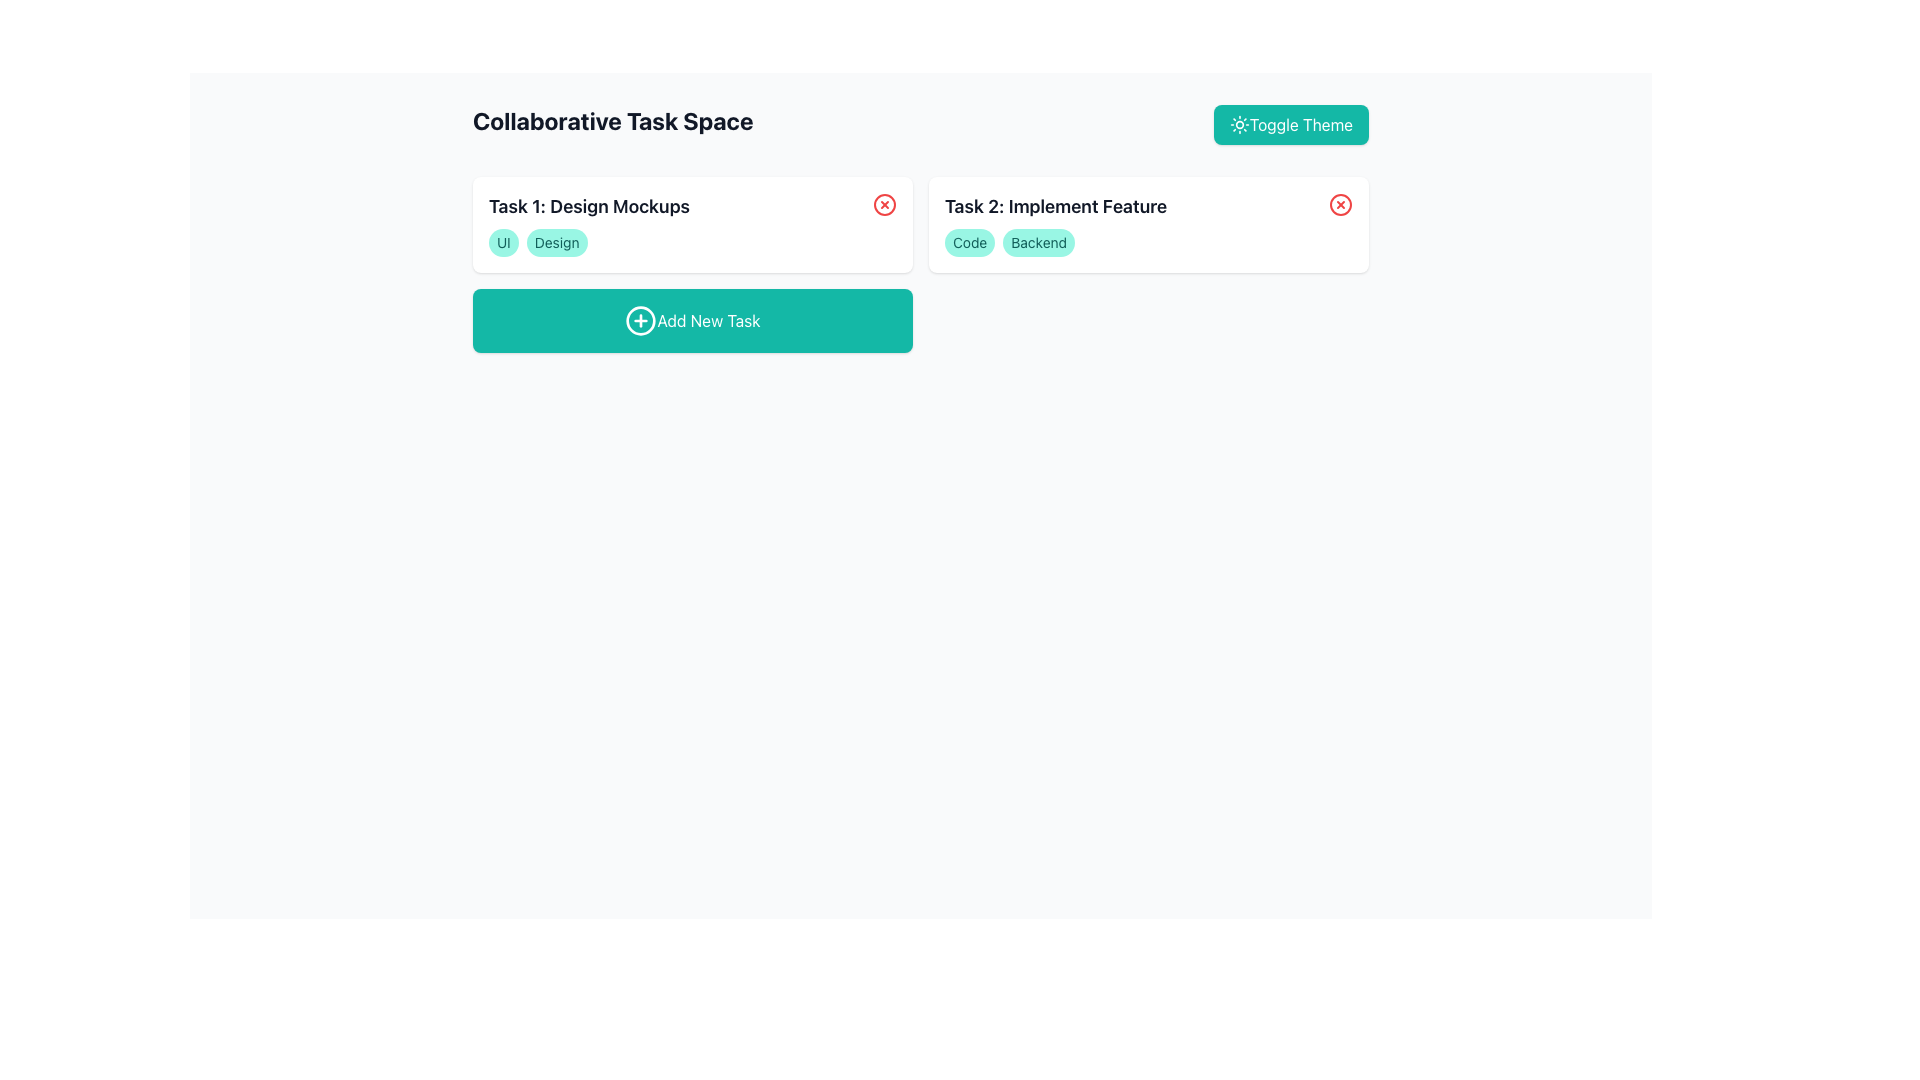  What do you see at coordinates (1238, 124) in the screenshot?
I see `the theme toggle icon located at the top-right section of the interface` at bounding box center [1238, 124].